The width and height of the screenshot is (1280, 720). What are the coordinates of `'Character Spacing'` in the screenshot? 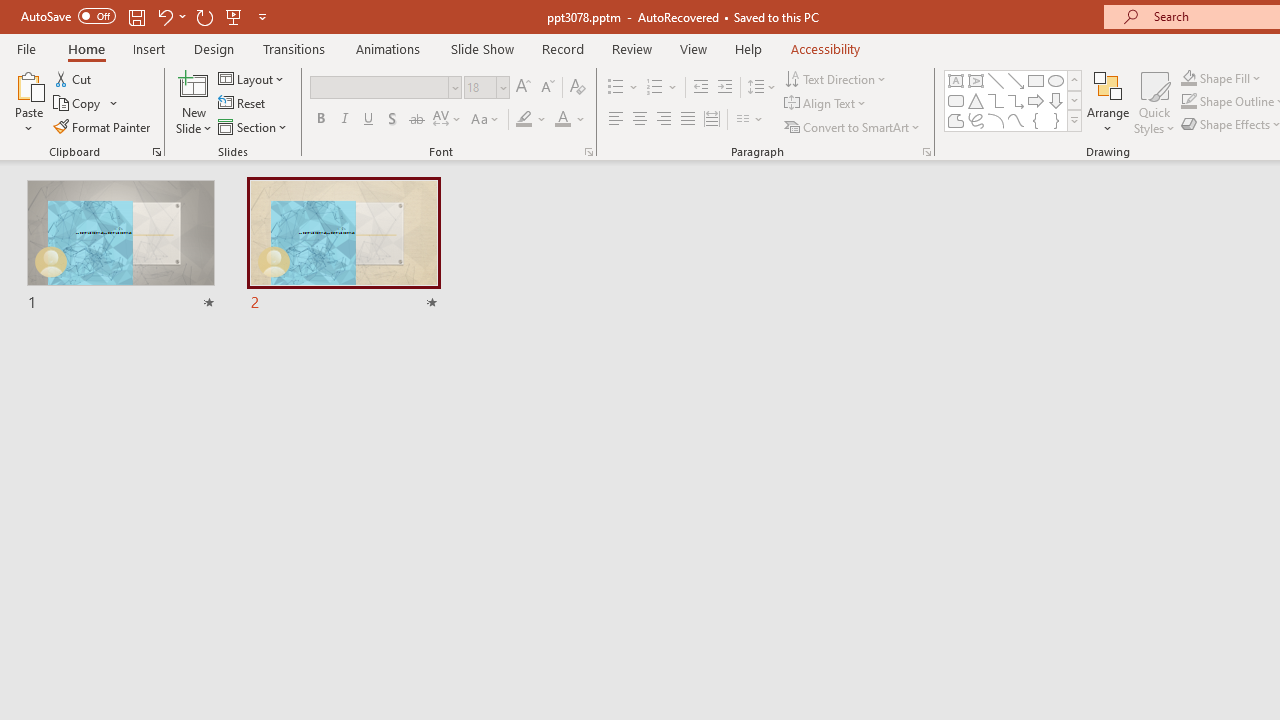 It's located at (447, 119).